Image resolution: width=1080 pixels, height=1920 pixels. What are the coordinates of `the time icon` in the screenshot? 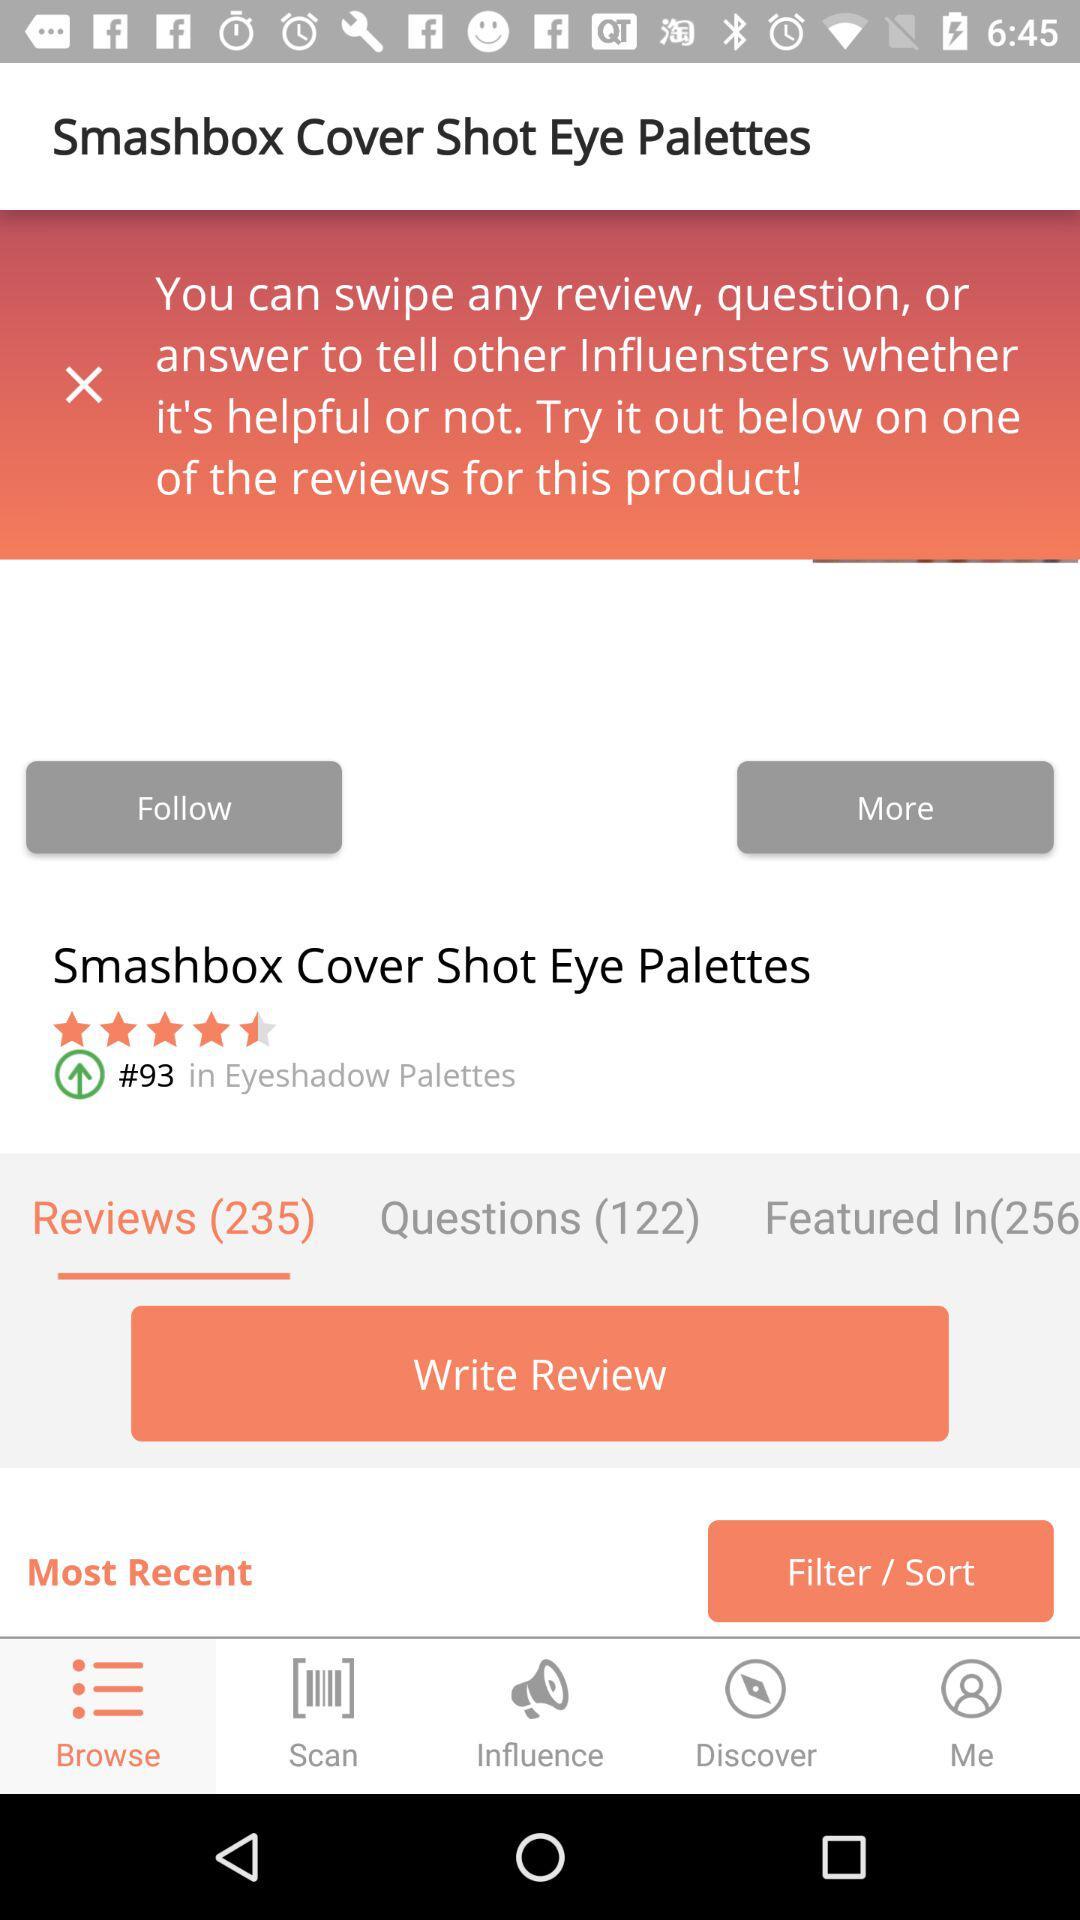 It's located at (756, 1715).